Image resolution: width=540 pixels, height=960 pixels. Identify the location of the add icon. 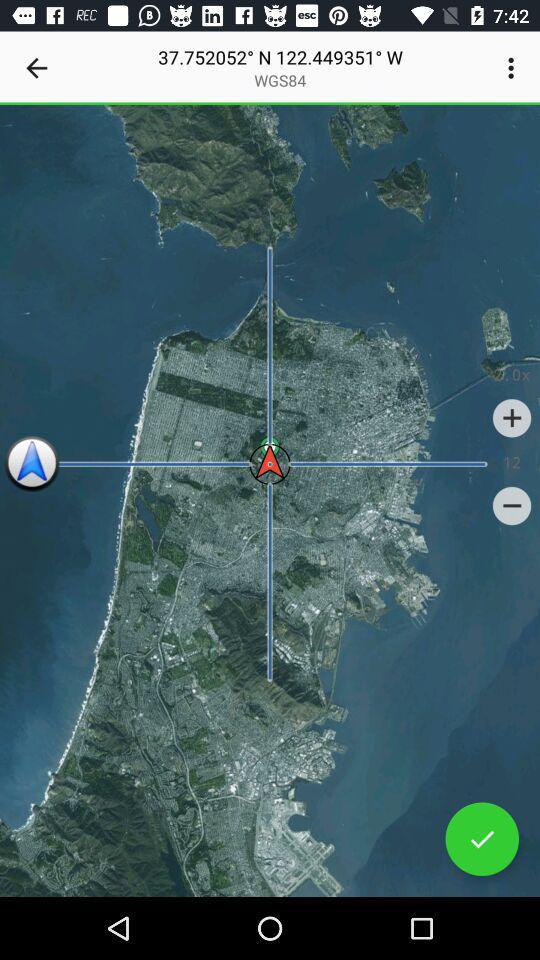
(512, 417).